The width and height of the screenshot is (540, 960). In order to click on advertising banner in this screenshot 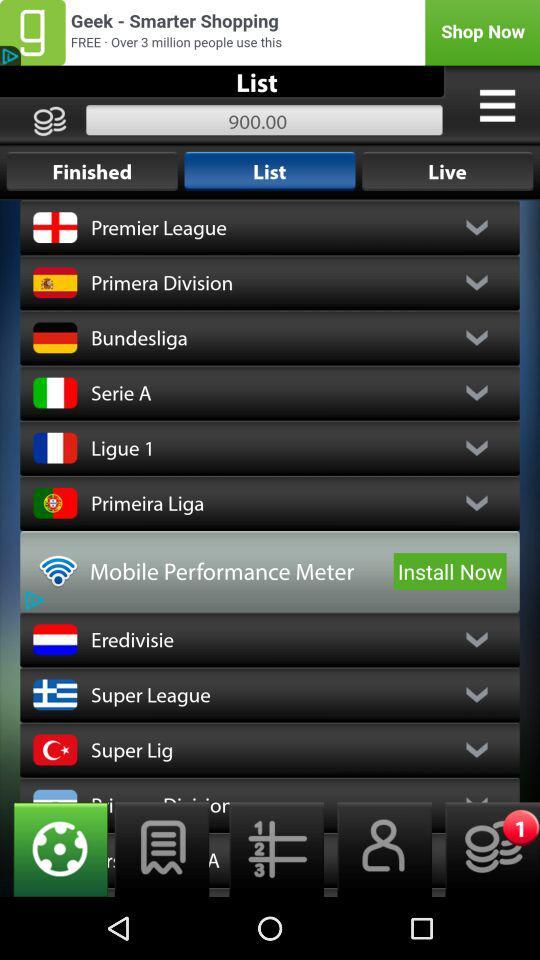, I will do `click(270, 31)`.